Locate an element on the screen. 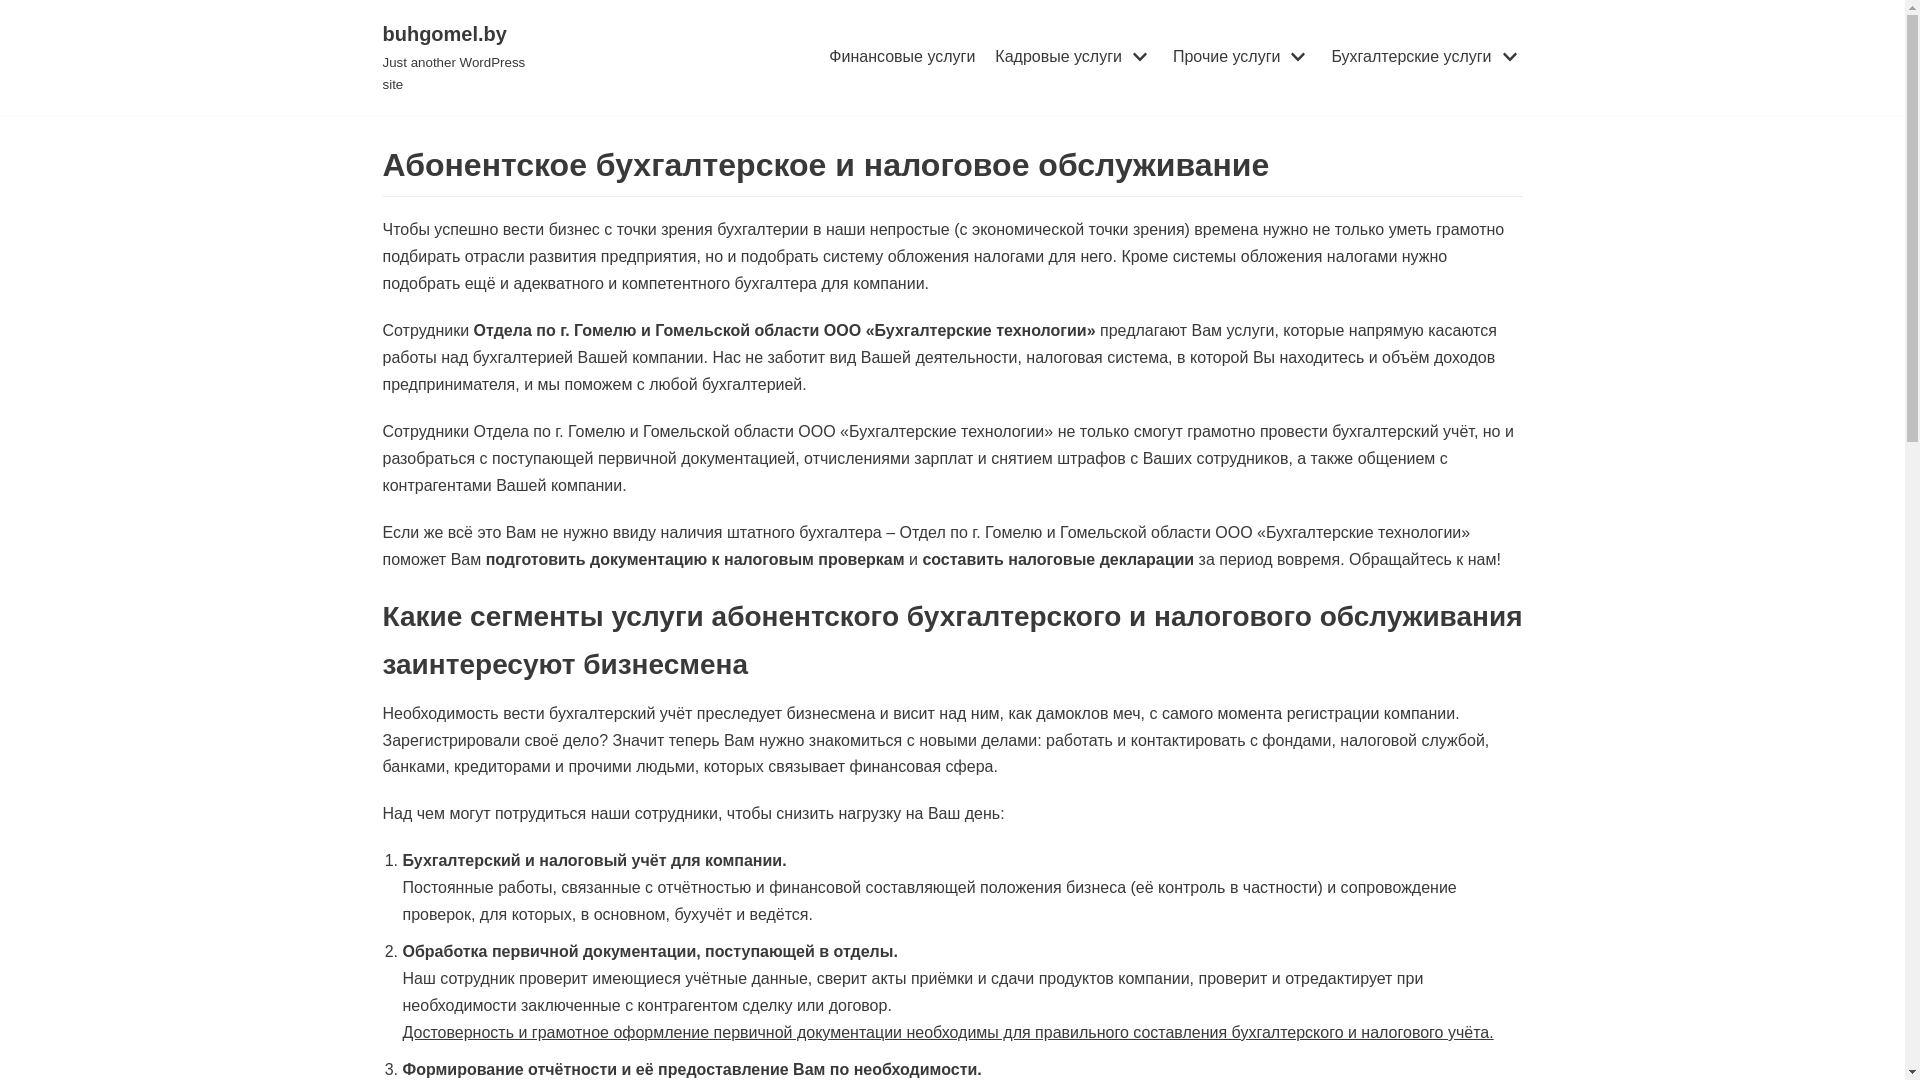  'buhgomel.by is located at coordinates (463, 56).